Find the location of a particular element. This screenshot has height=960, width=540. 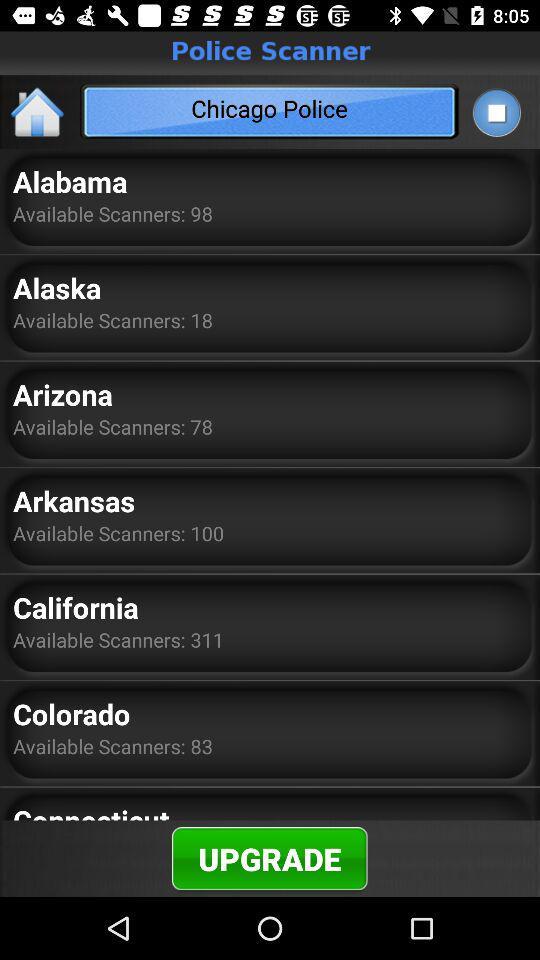

the app next to the chicago police icon is located at coordinates (495, 112).